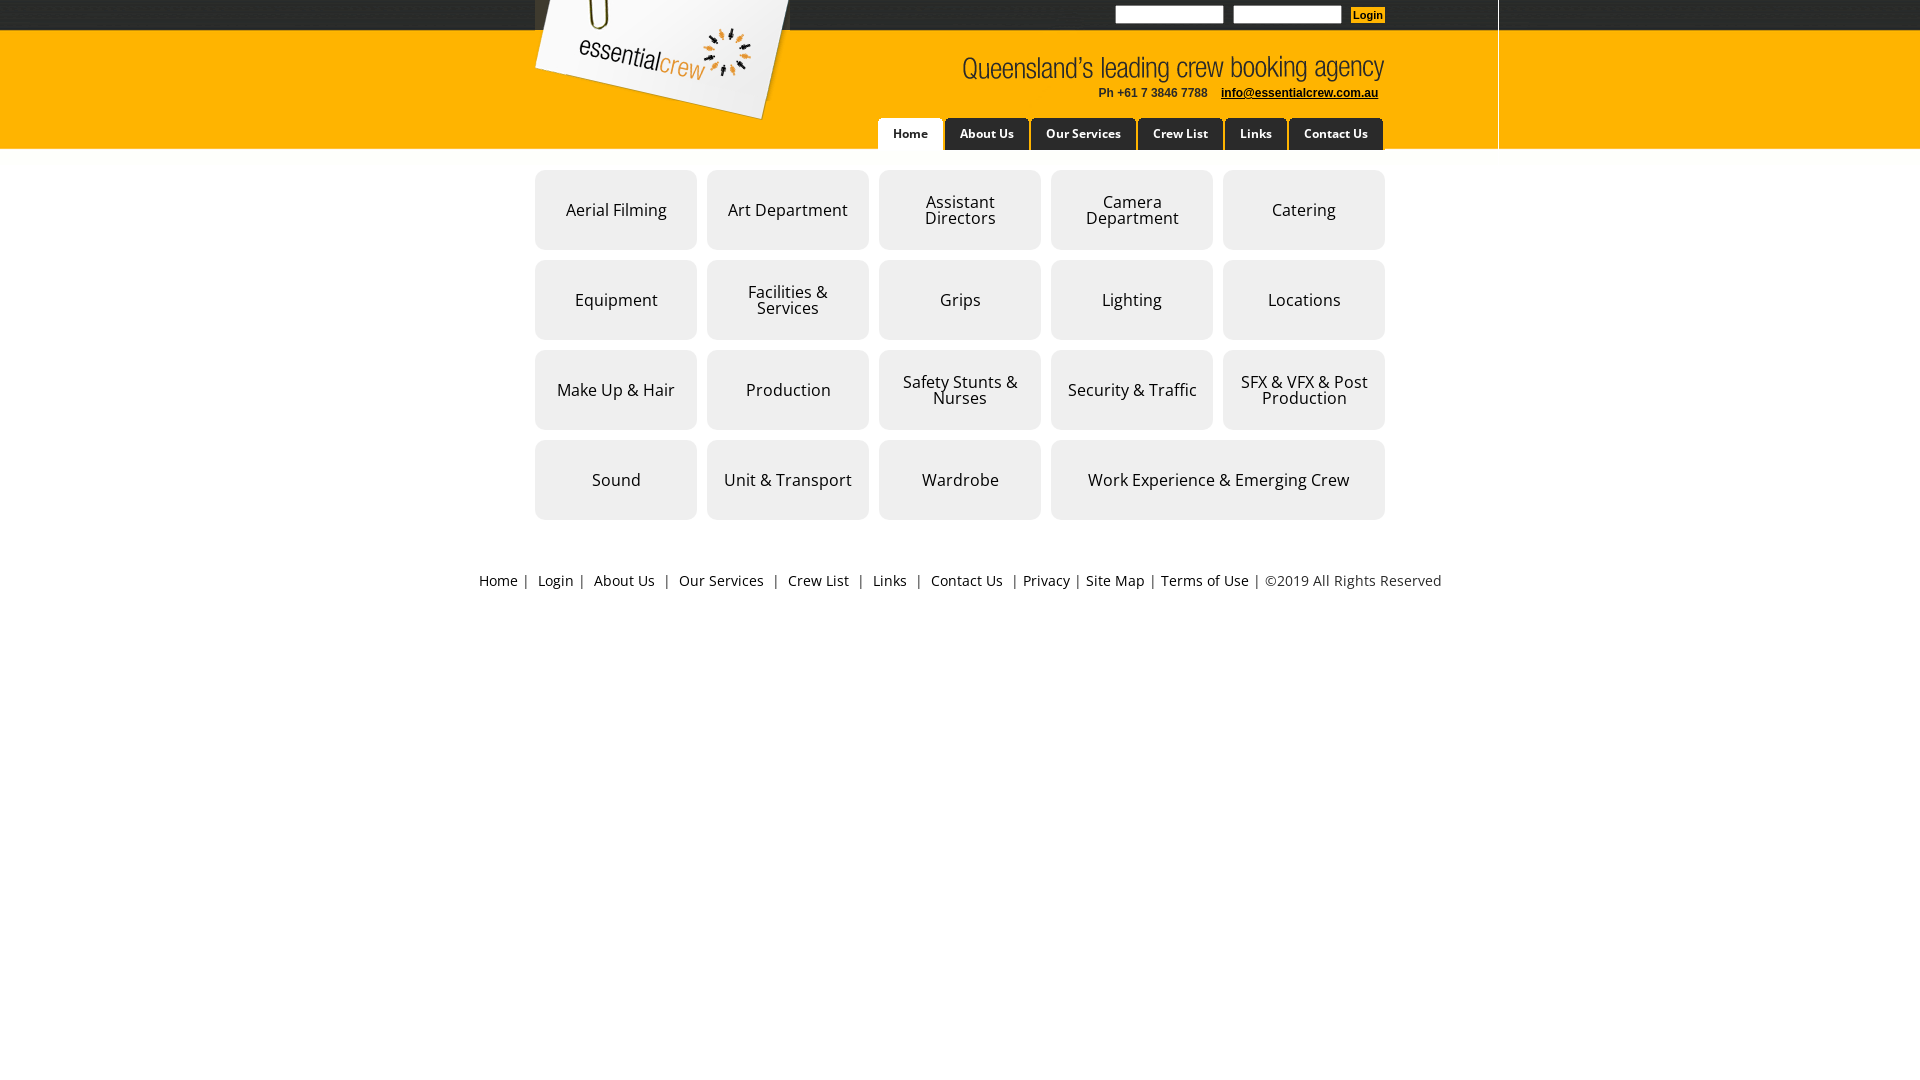 The image size is (1920, 1080). What do you see at coordinates (1044, 580) in the screenshot?
I see `'Privacy'` at bounding box center [1044, 580].